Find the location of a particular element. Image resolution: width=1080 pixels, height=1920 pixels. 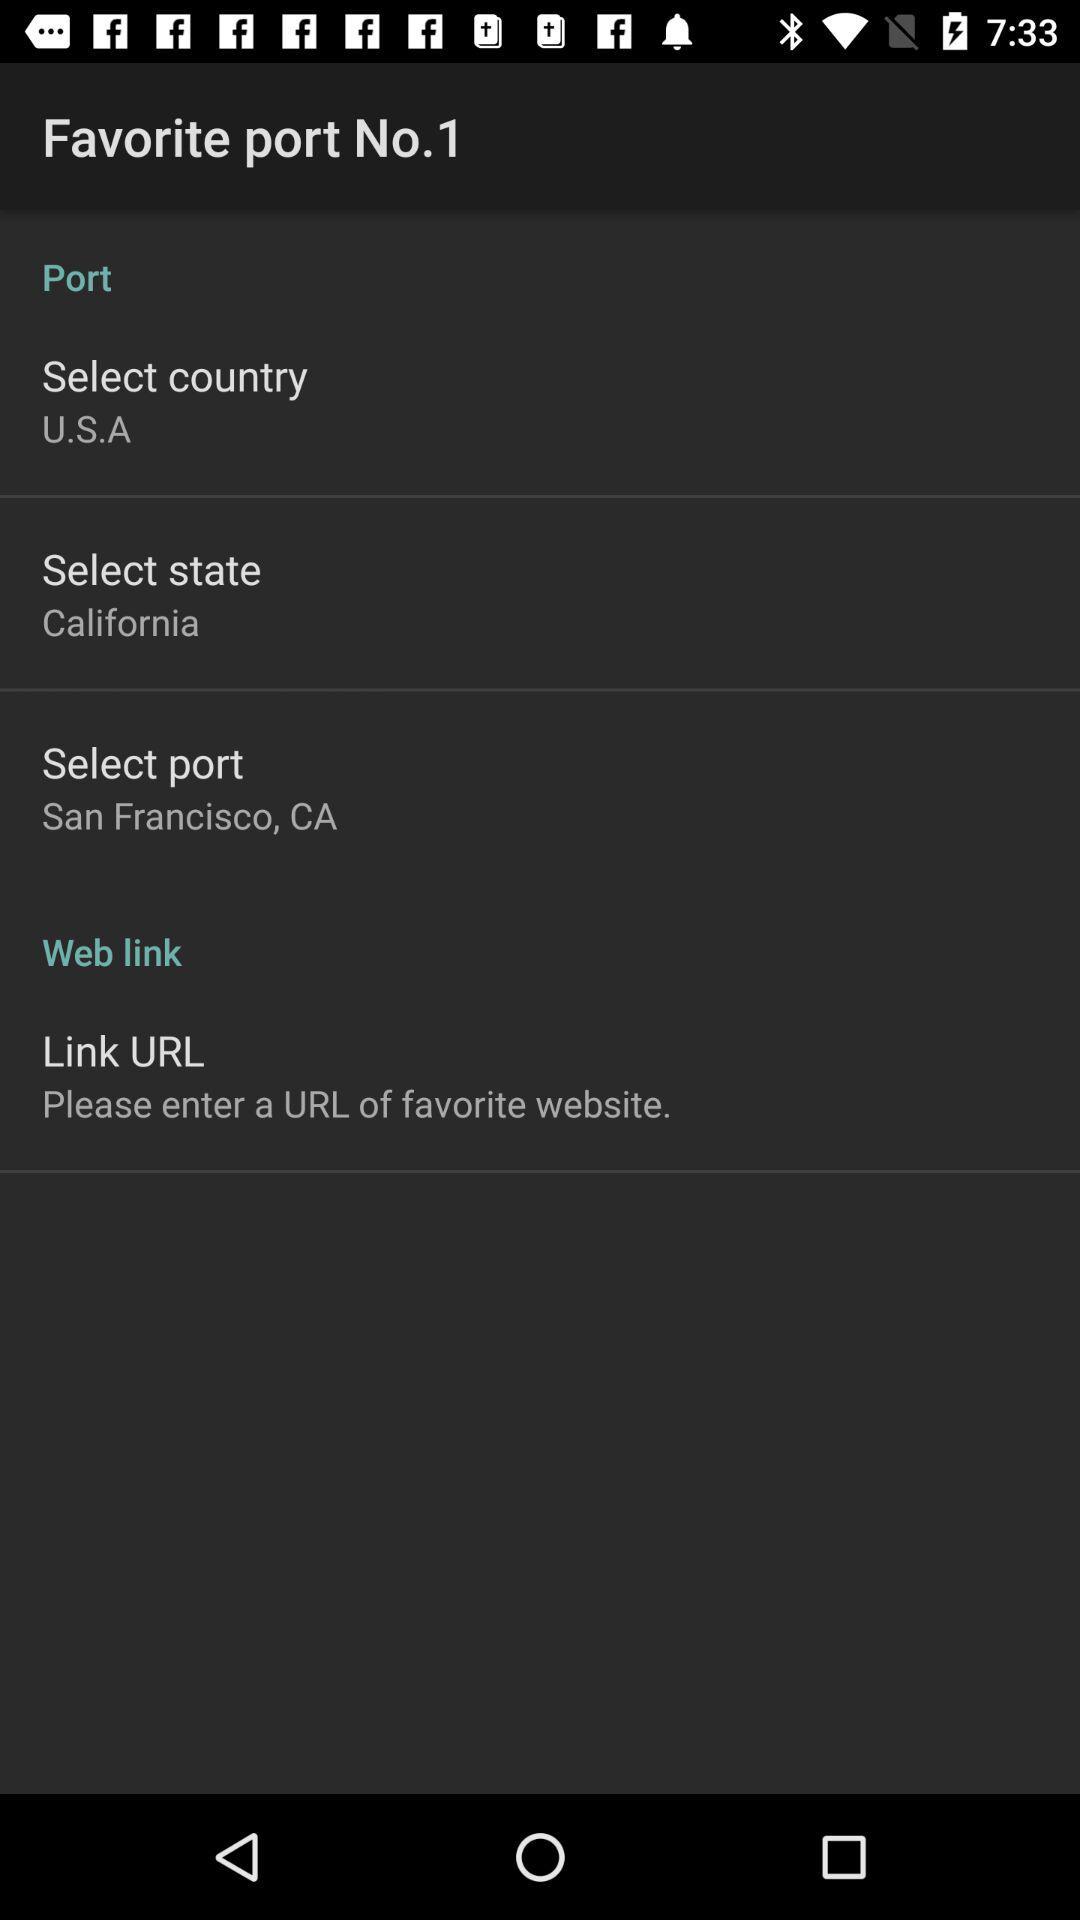

icon below the select state icon is located at coordinates (121, 620).